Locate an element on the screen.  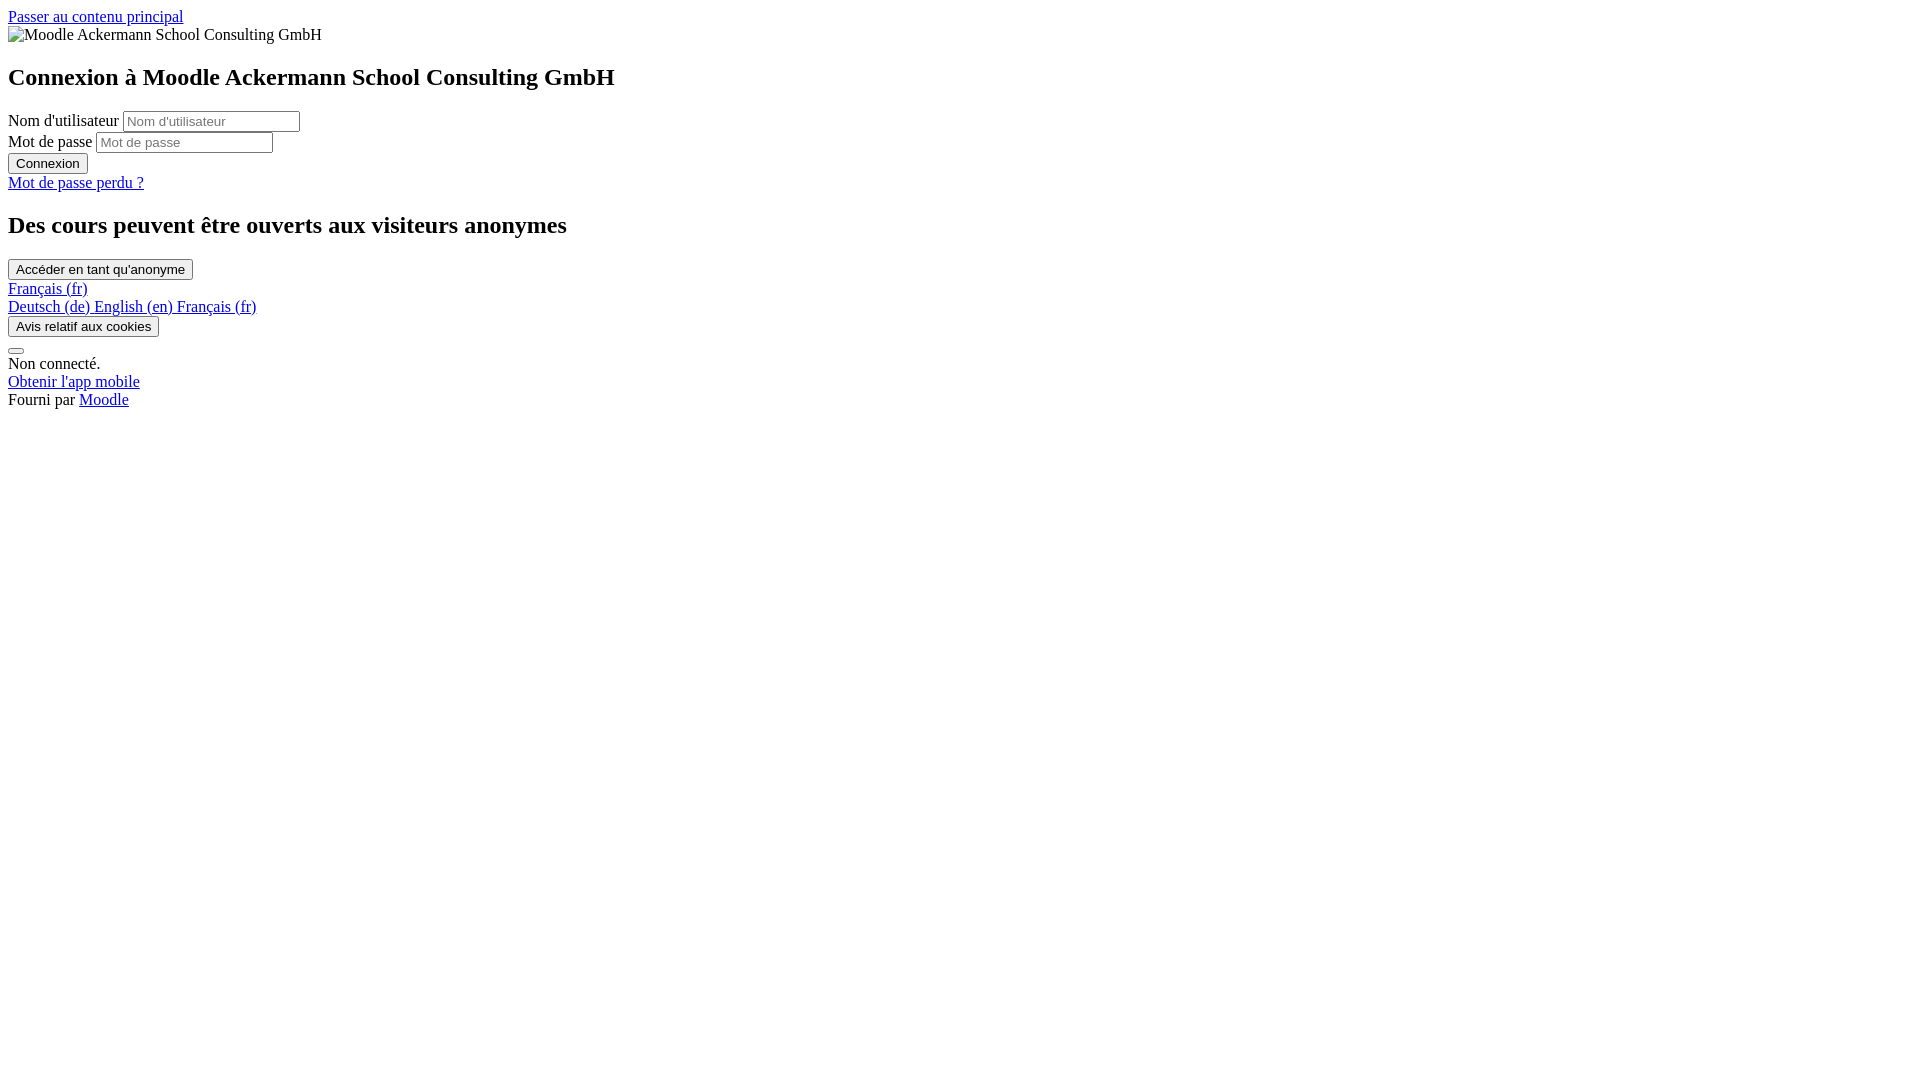
'Moodle' is located at coordinates (103, 399).